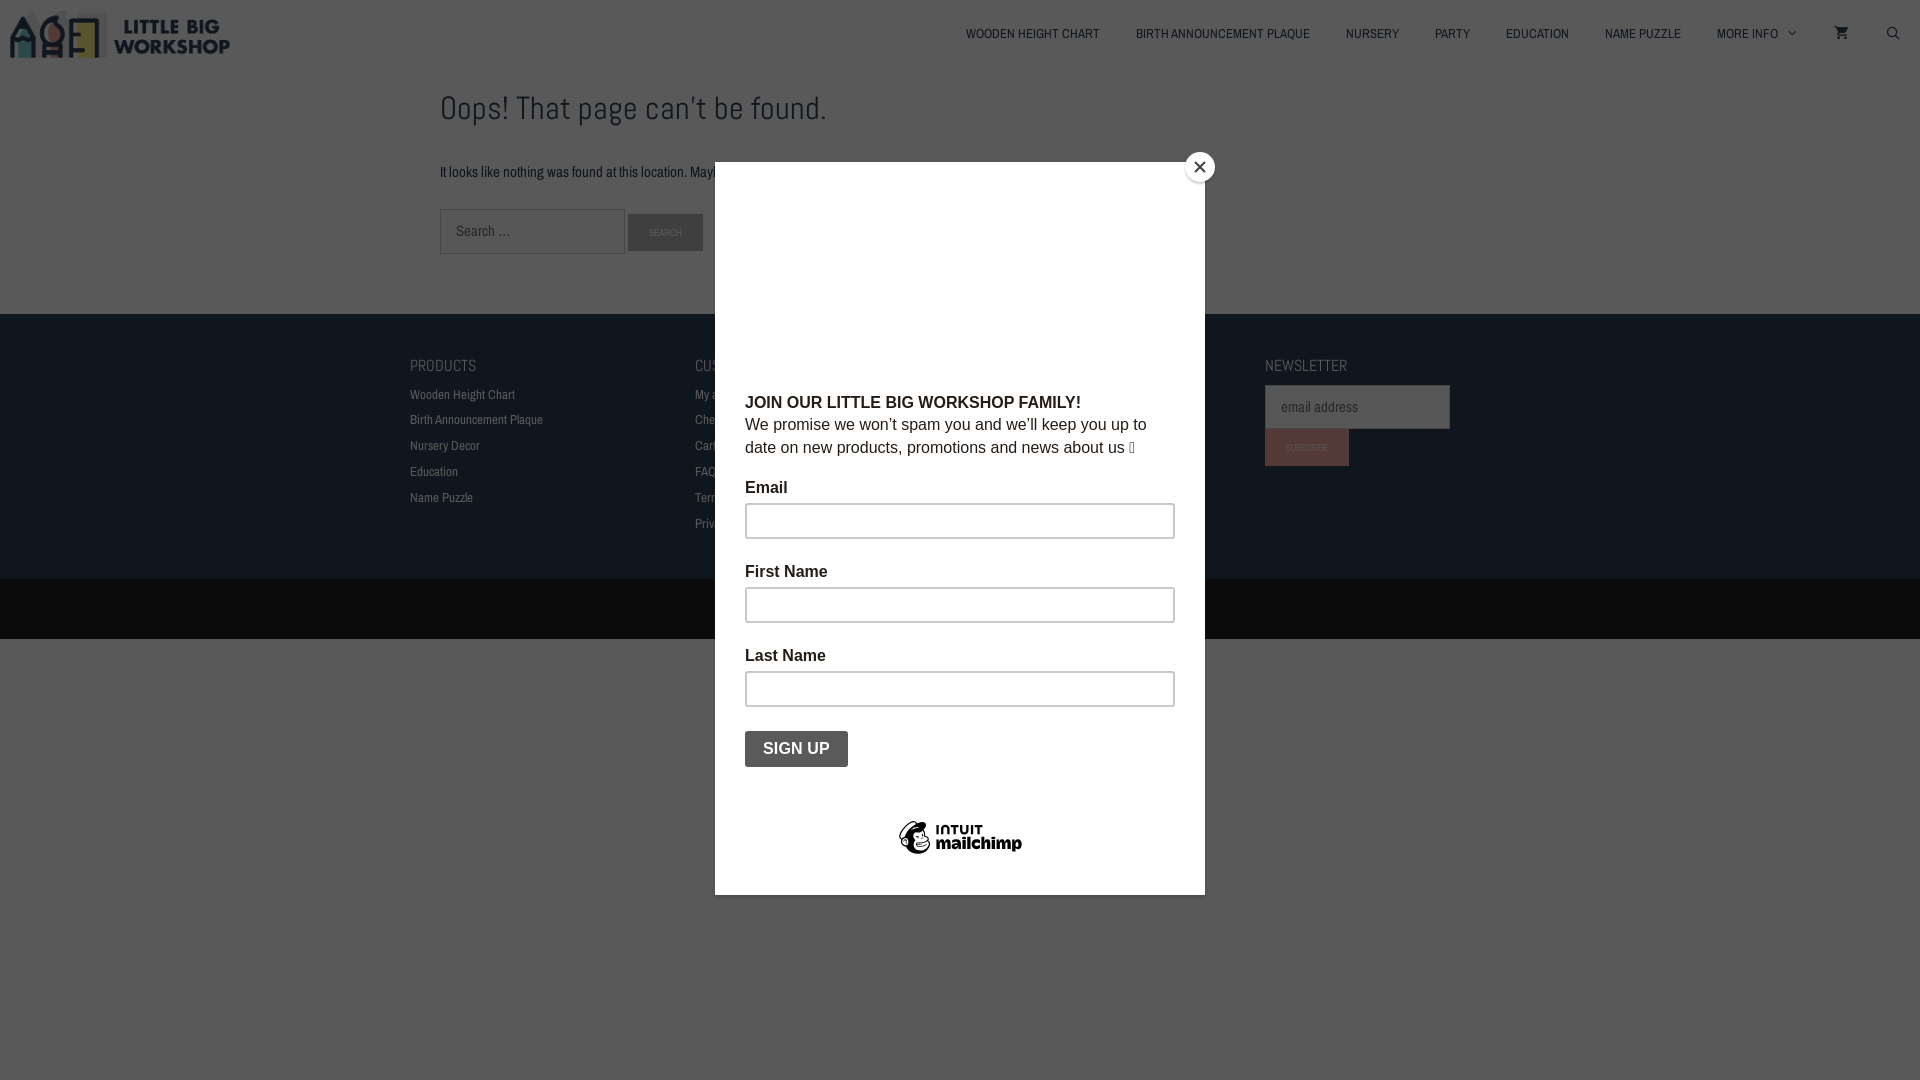 This screenshot has width=1920, height=1080. I want to click on 'Terms & Conditions', so click(695, 496).